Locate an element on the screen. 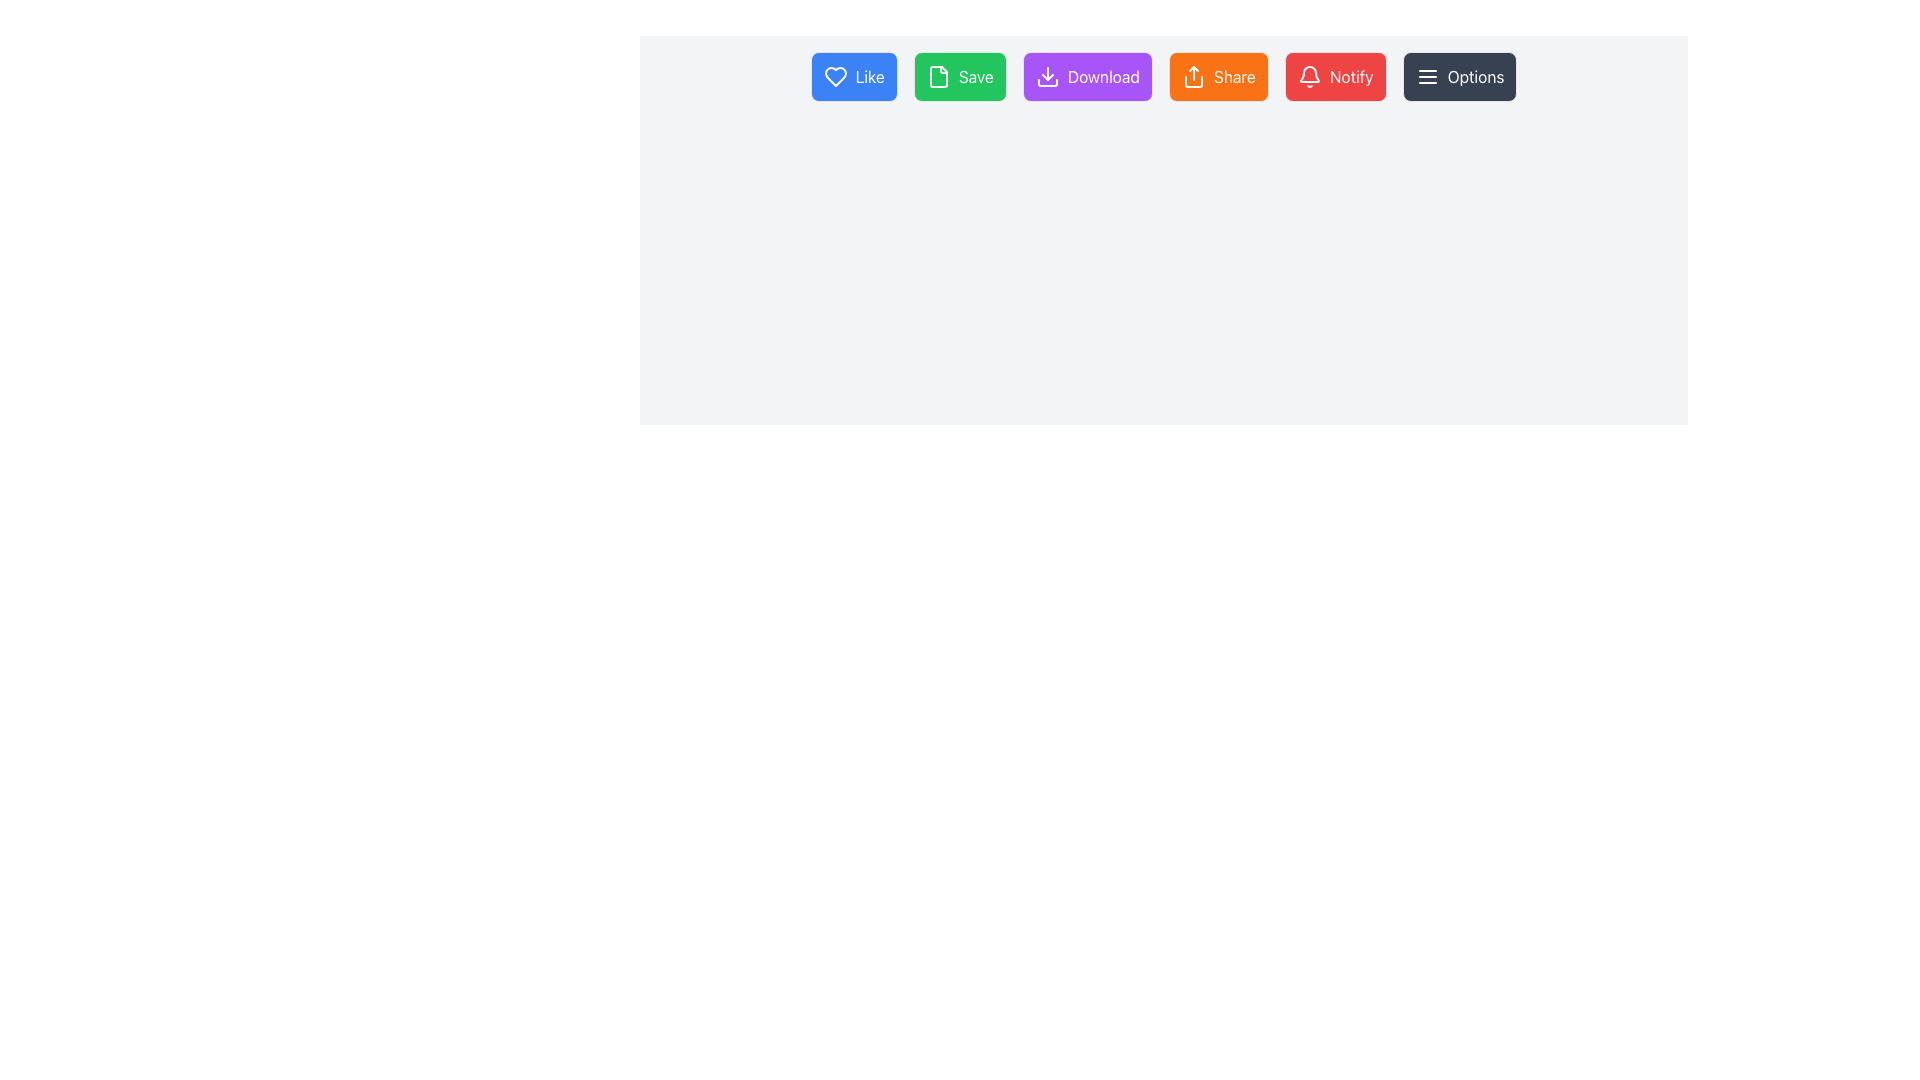 Image resolution: width=1920 pixels, height=1080 pixels. the share icon, which is an upward-pointing arrow inside an orange rectangular button labeled 'Share', the fourth button from the left in a row of similar buttons is located at coordinates (1193, 76).